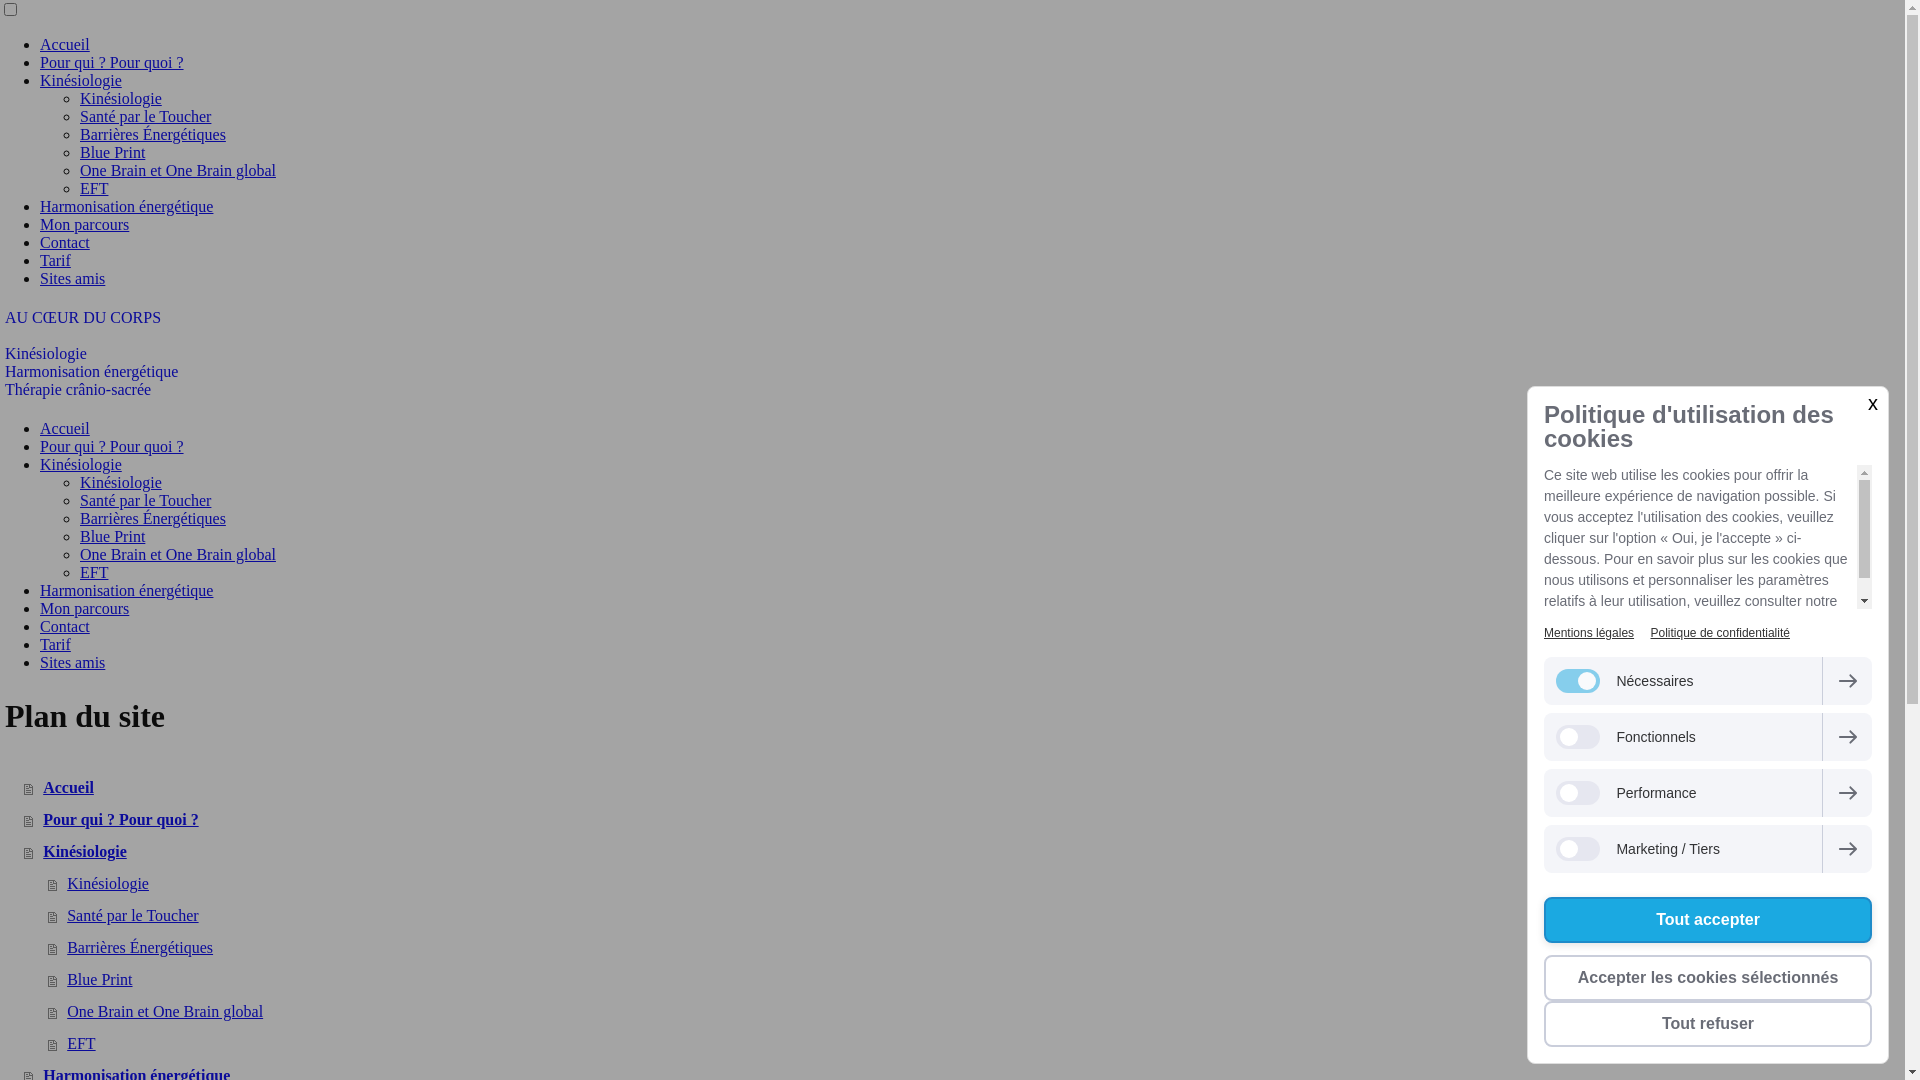  What do you see at coordinates (111, 151) in the screenshot?
I see `'Blue Print'` at bounding box center [111, 151].